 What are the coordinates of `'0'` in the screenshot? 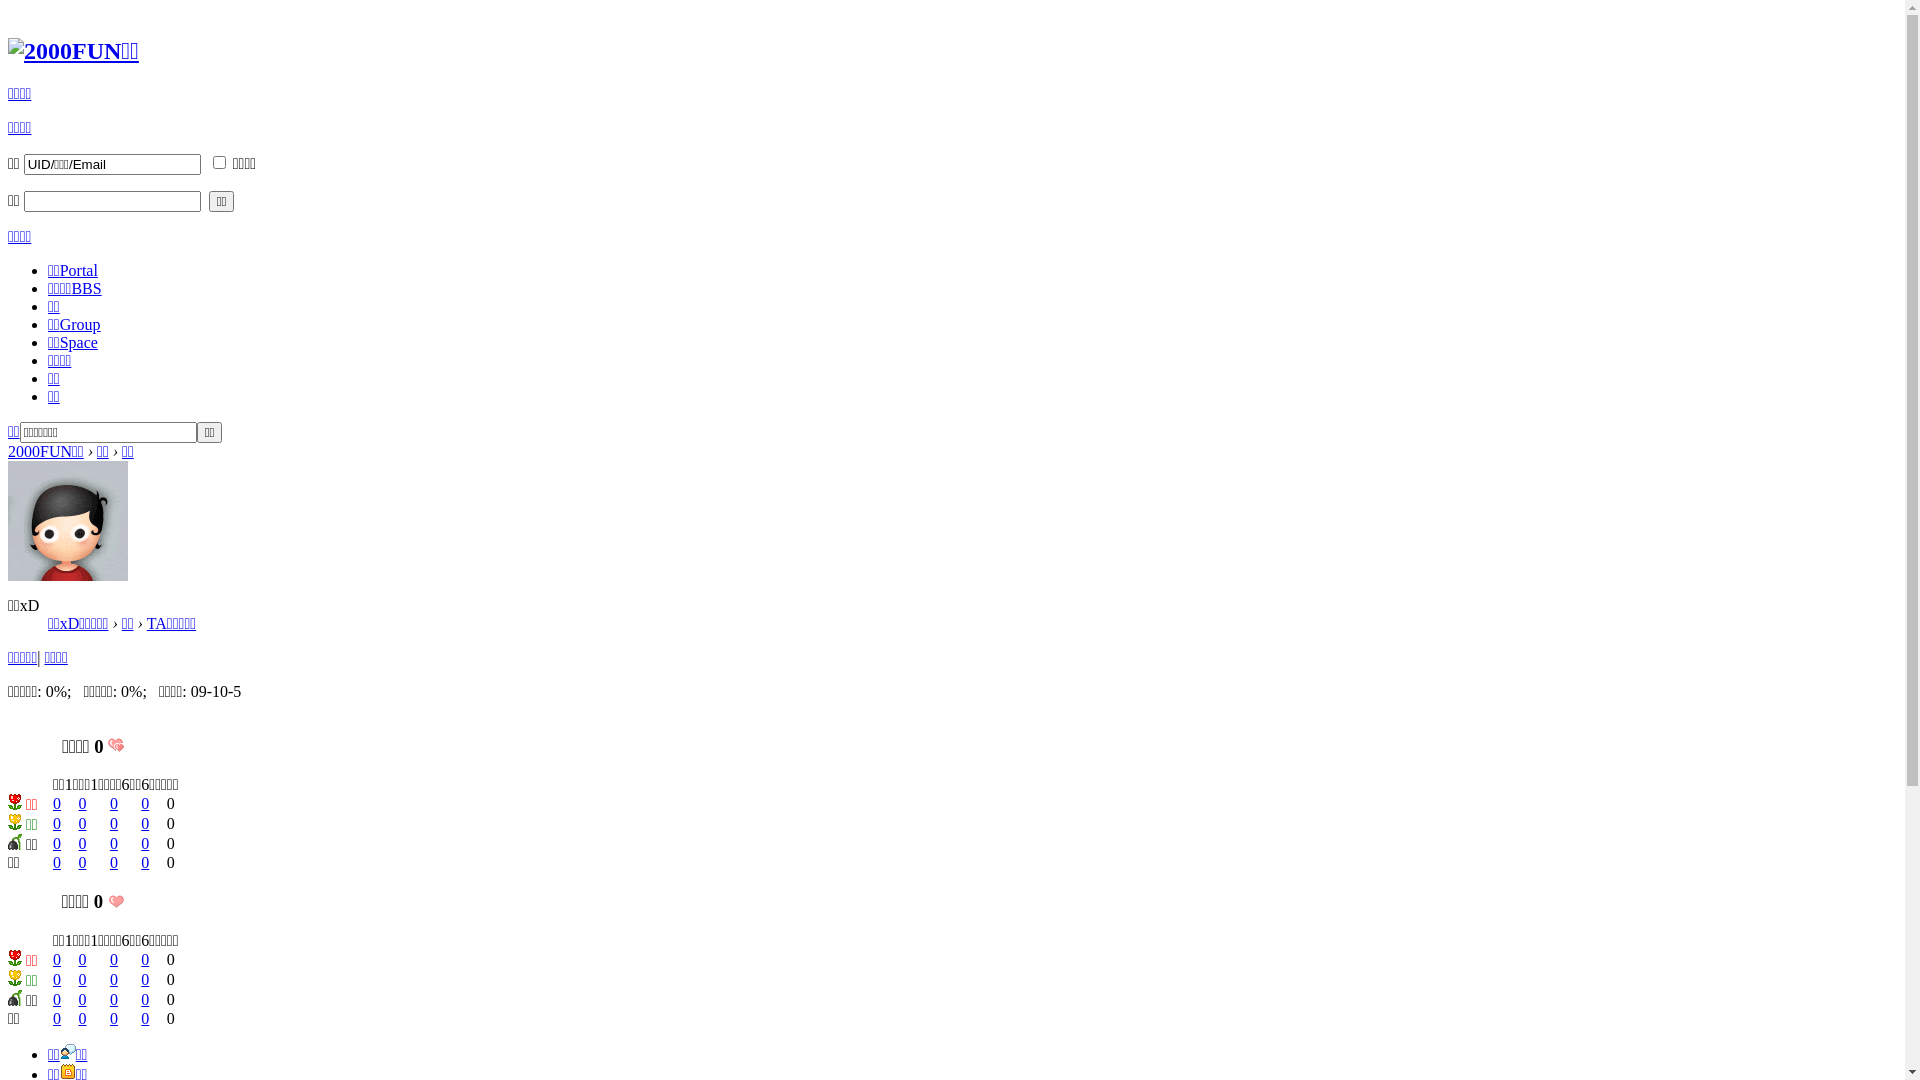 It's located at (57, 823).